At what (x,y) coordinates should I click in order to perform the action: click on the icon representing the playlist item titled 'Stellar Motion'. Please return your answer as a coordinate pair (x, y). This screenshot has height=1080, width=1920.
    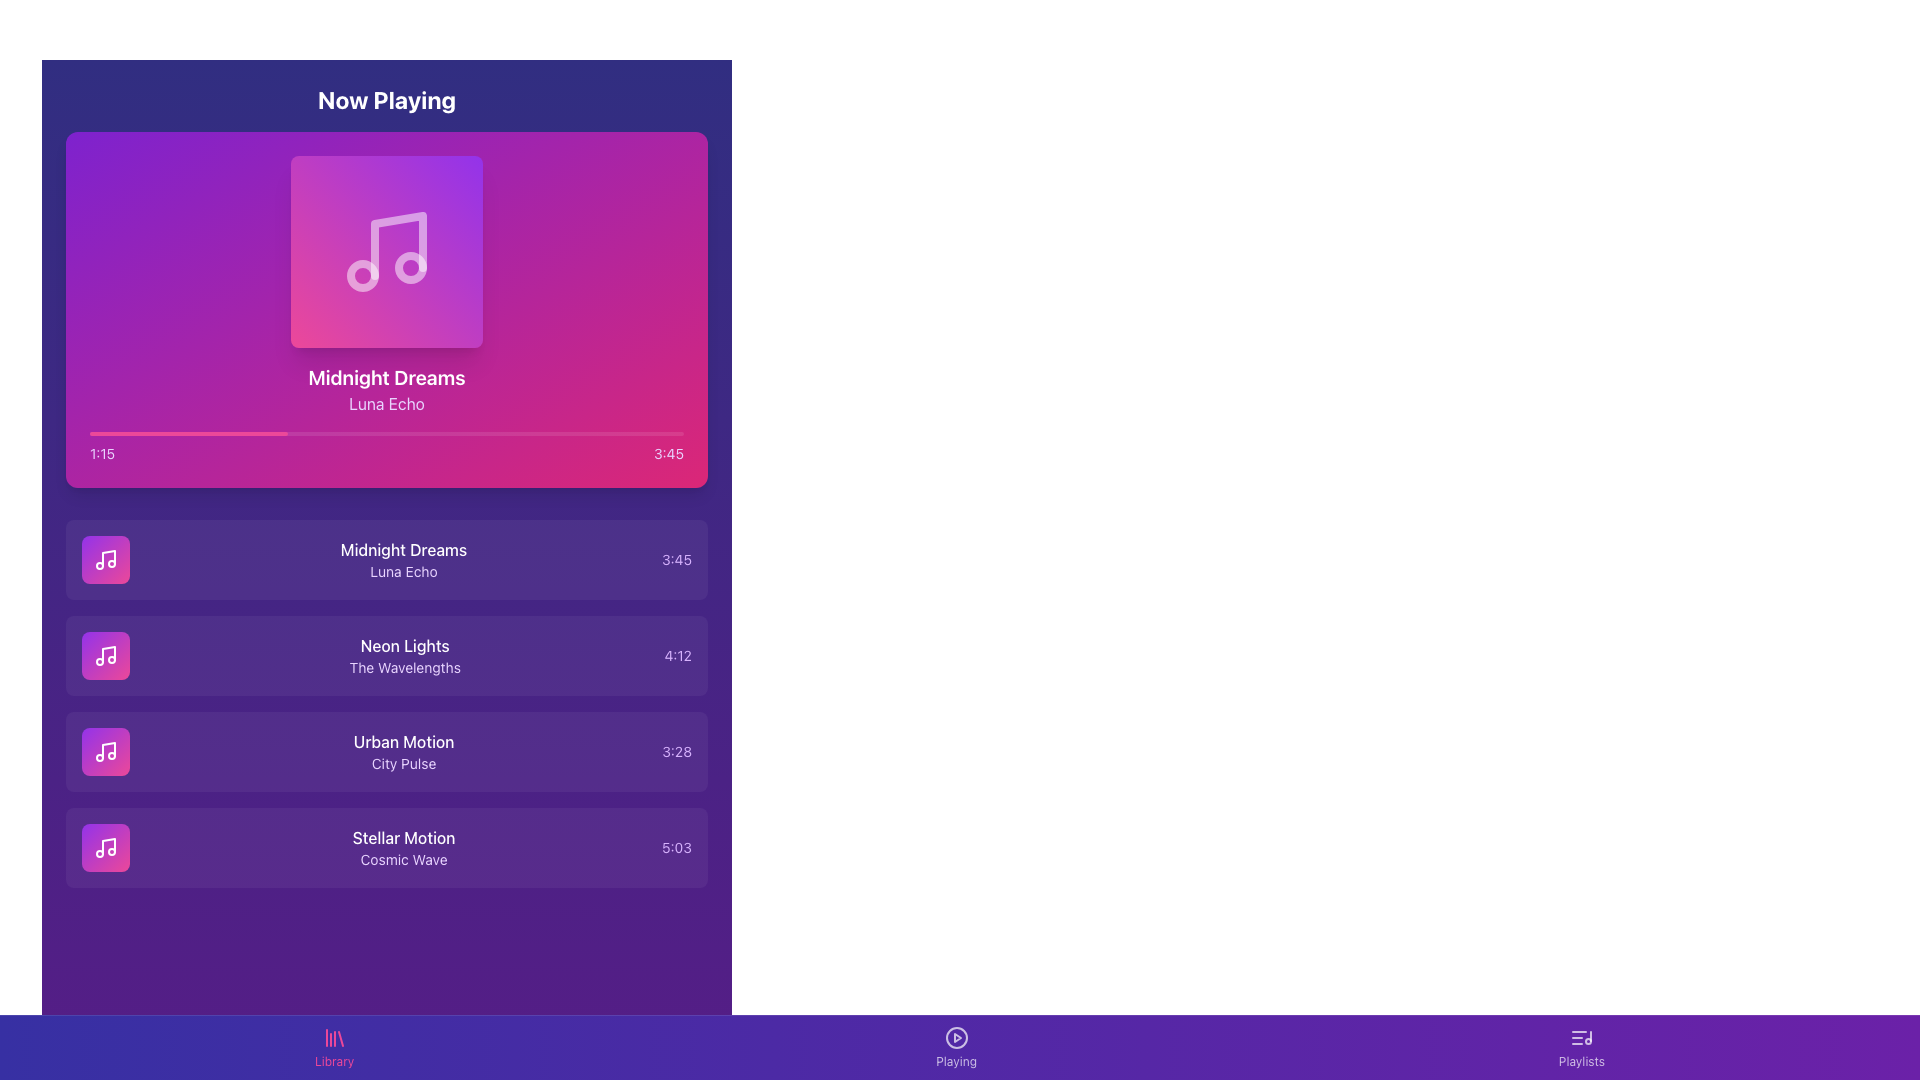
    Looking at the image, I should click on (104, 848).